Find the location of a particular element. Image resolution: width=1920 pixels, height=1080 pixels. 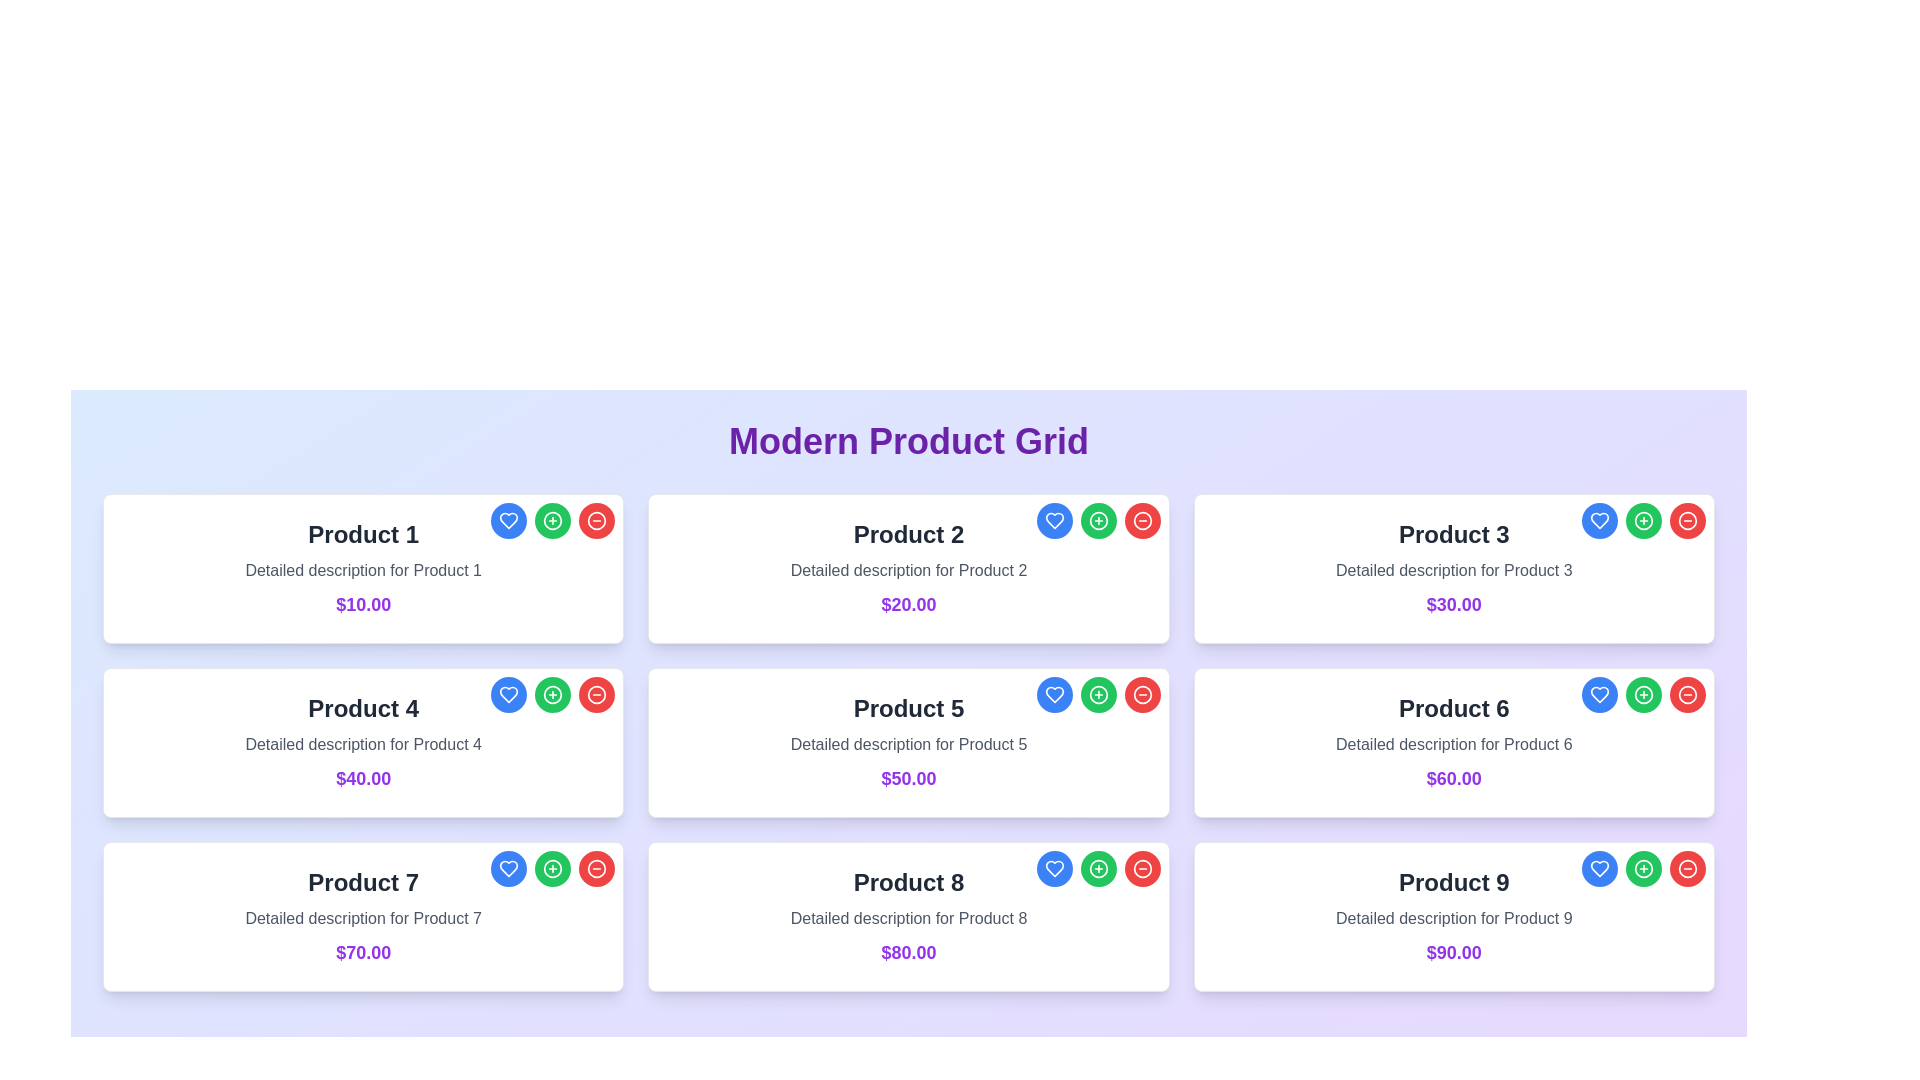

the minus icon in the rightmost corner of the card for 'Product 7' is located at coordinates (596, 867).